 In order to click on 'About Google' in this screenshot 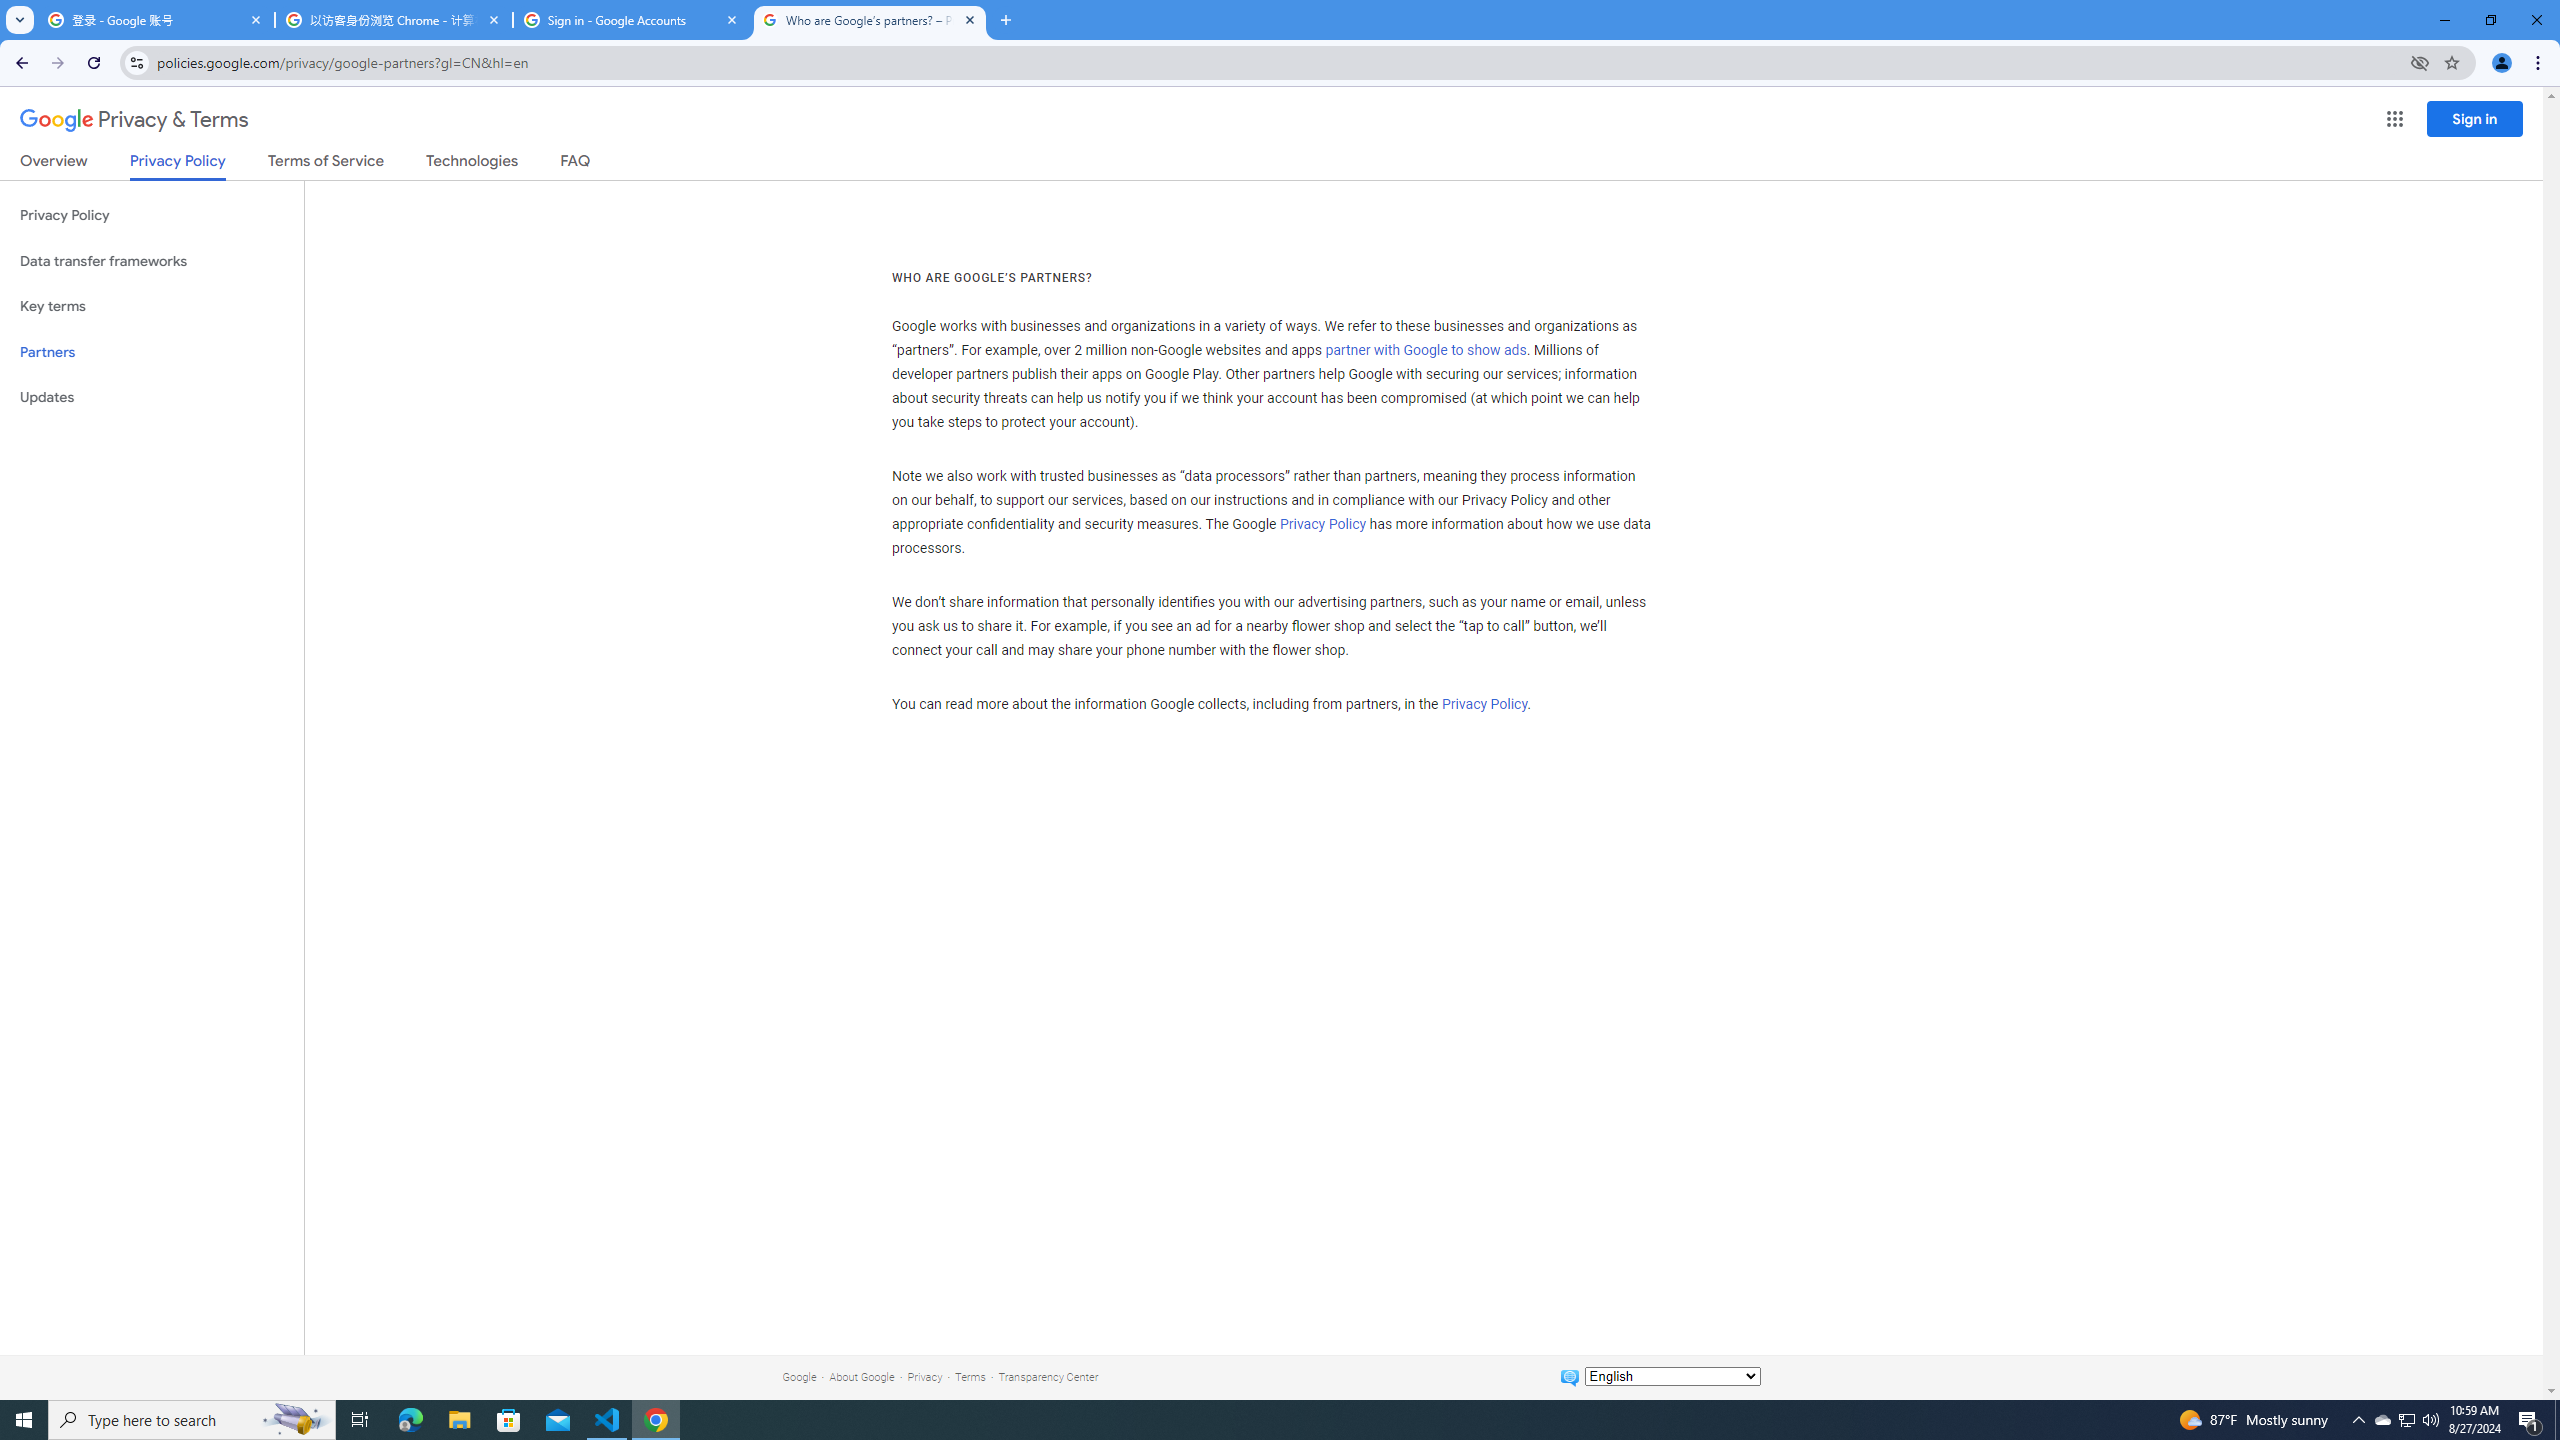, I will do `click(861, 1376)`.